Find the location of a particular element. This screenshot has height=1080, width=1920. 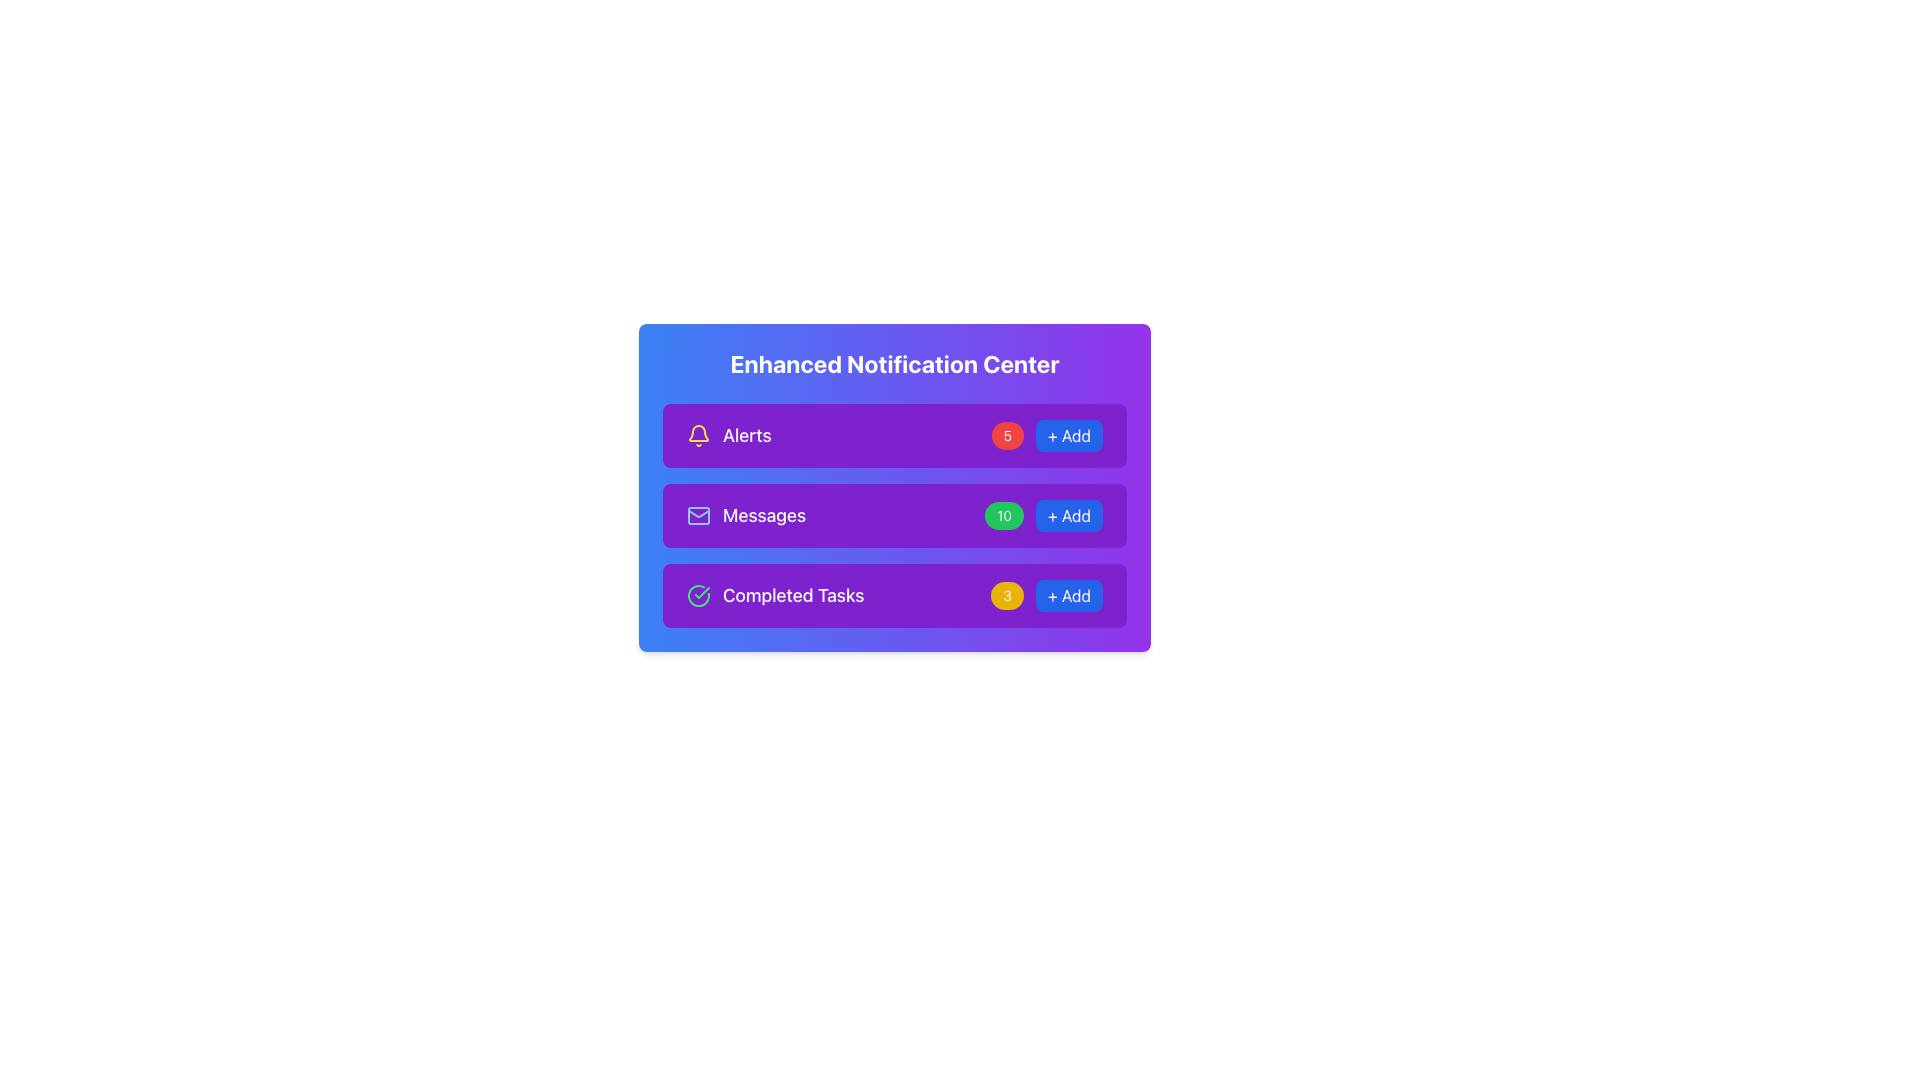

the 'Messages' section indicator, which features a light blue envelope icon and white text against a purple background, located under 'Enhanced Notification Center' is located at coordinates (745, 515).